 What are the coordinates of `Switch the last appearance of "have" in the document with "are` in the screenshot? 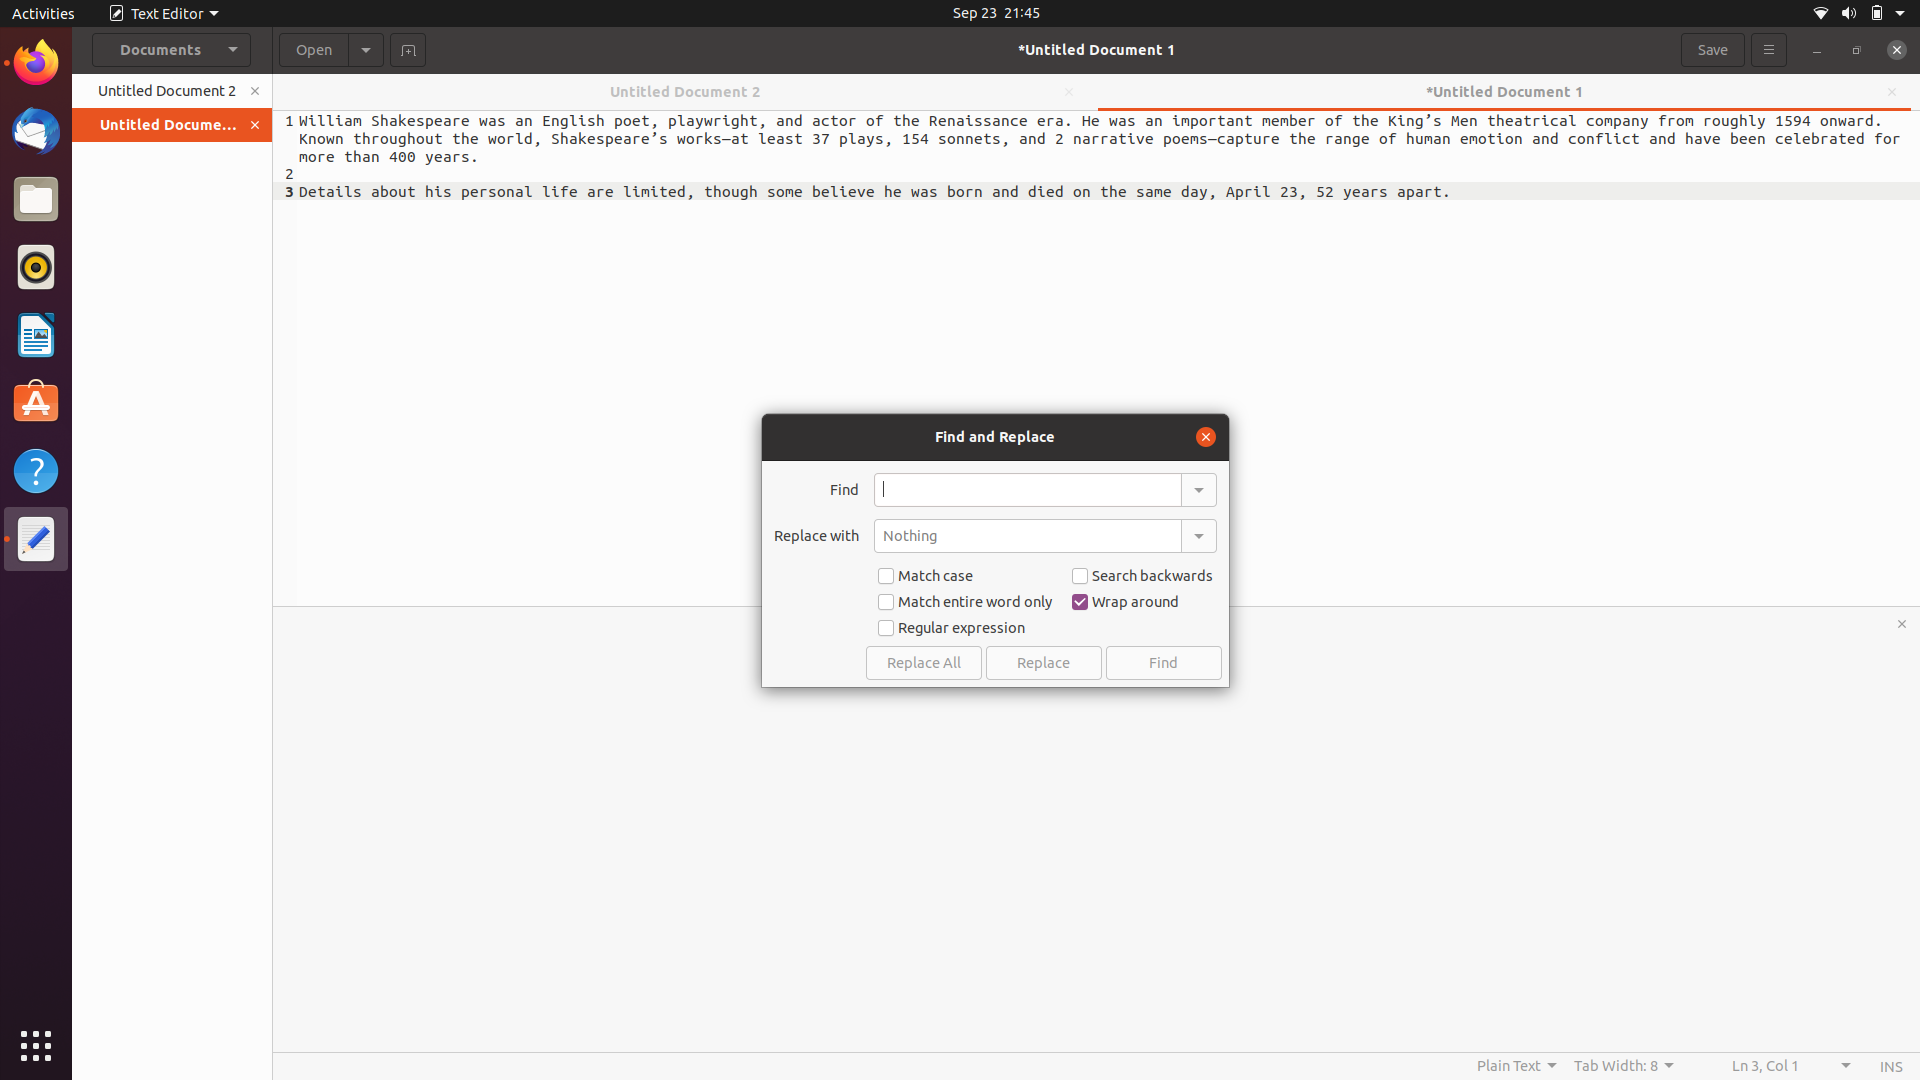 It's located at (1027, 489).